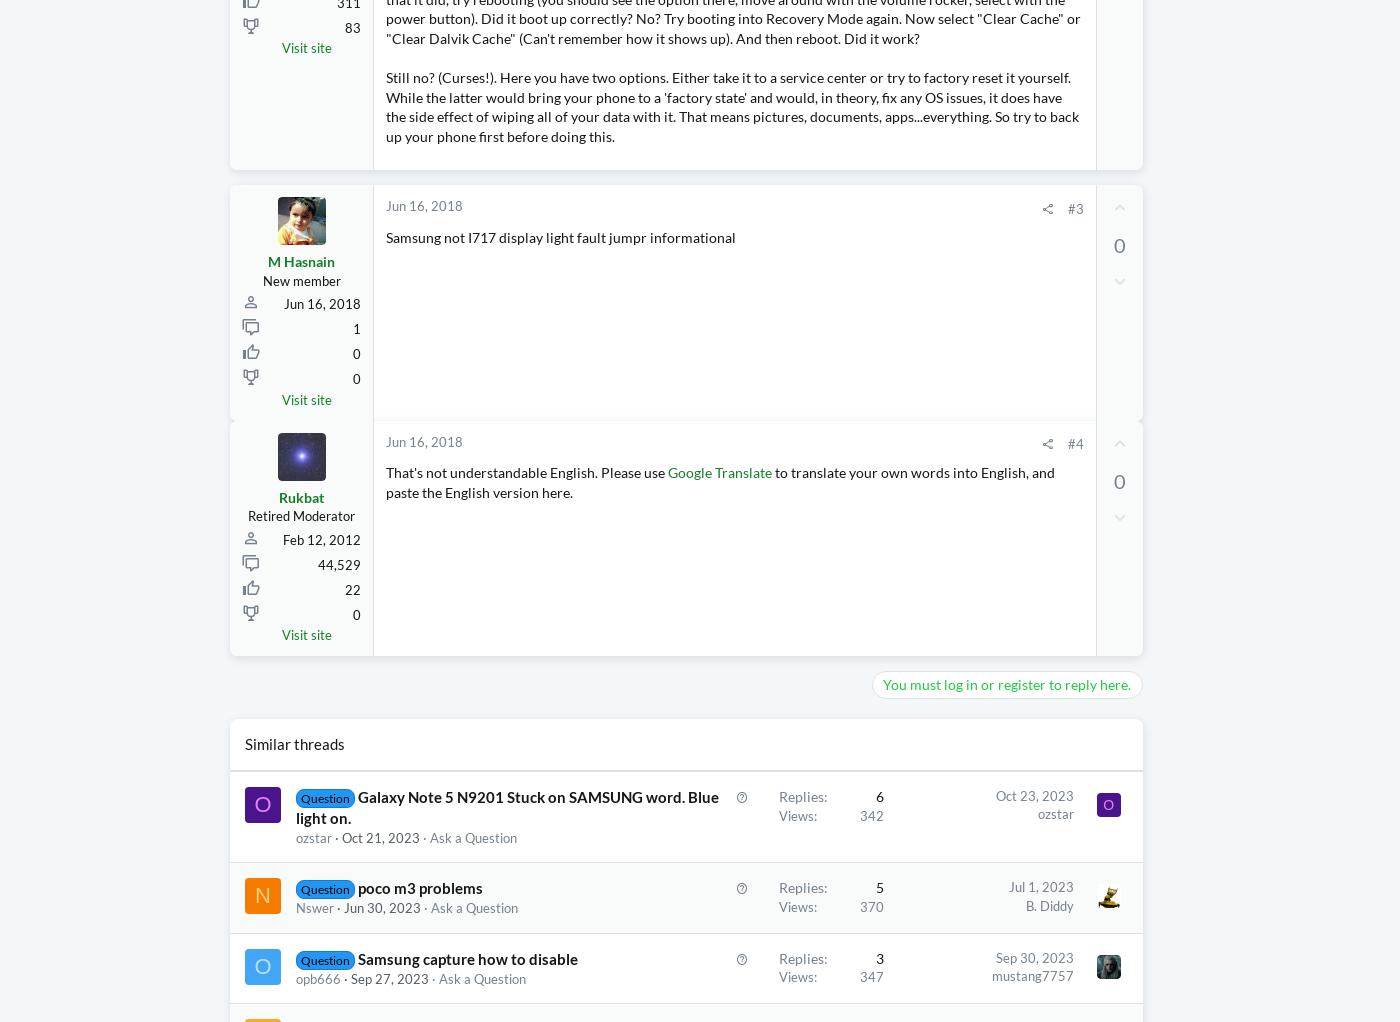 Image resolution: width=1400 pixels, height=1022 pixels. Describe the element at coordinates (315, 946) in the screenshot. I see `'Nswer'` at that location.